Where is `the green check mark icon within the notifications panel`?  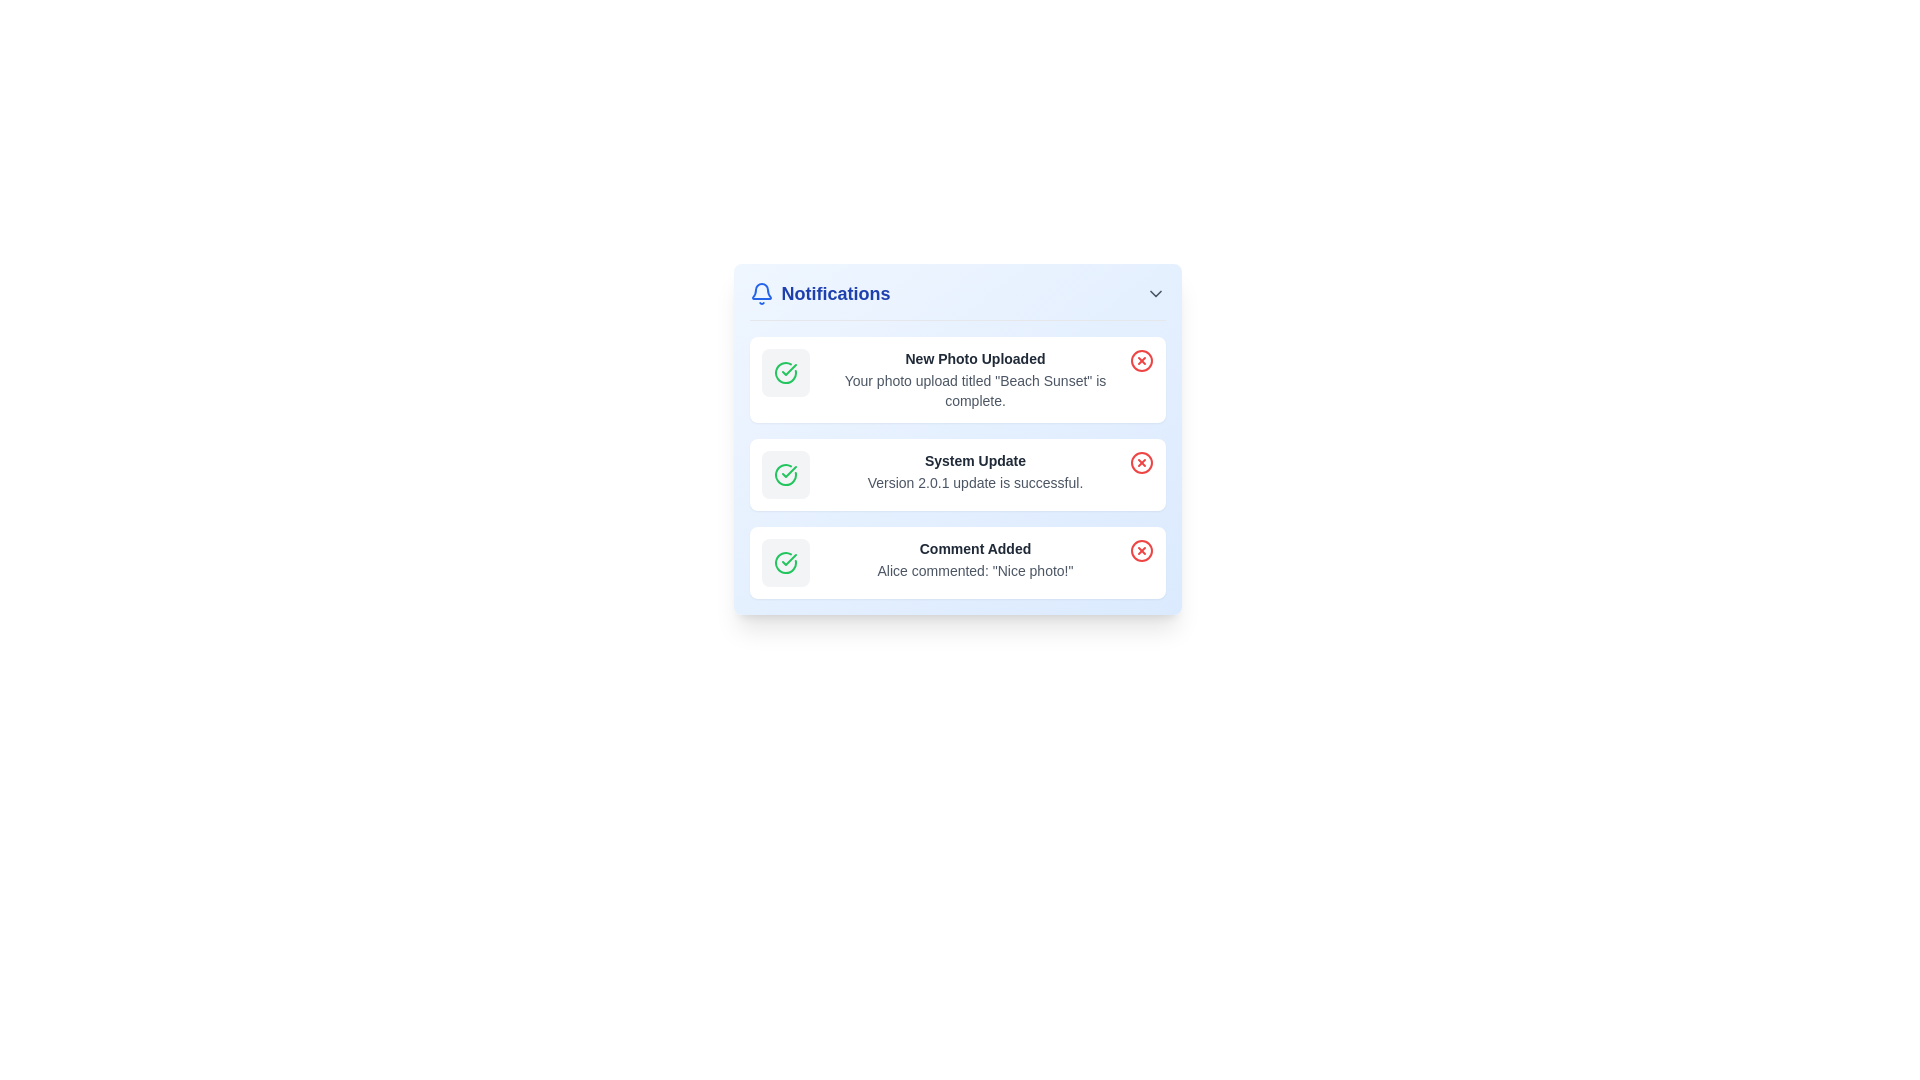 the green check mark icon within the notifications panel is located at coordinates (784, 474).